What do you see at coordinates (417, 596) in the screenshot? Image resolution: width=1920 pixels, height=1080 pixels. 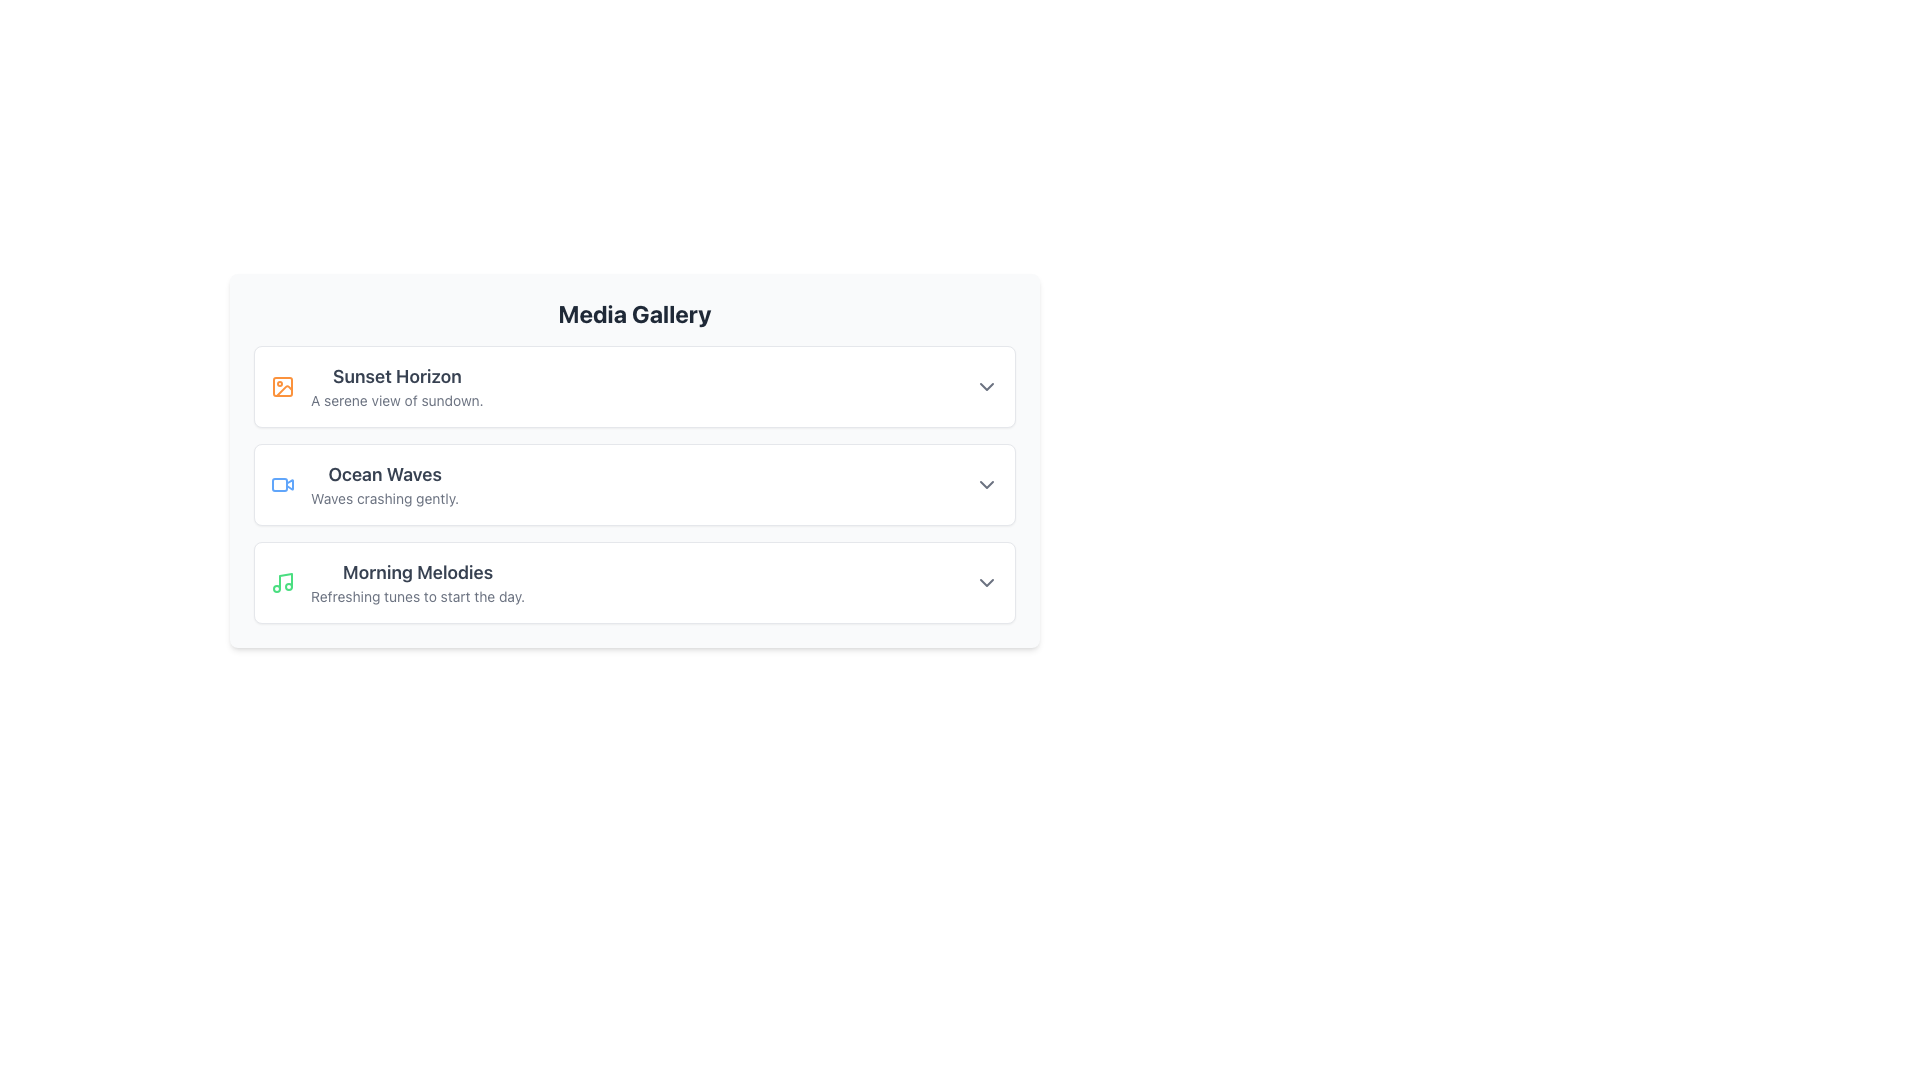 I see `the static text element displaying 'Refreshing tunes to start the day.' located below the title 'Morning Melodies' in the Media Gallery section` at bounding box center [417, 596].